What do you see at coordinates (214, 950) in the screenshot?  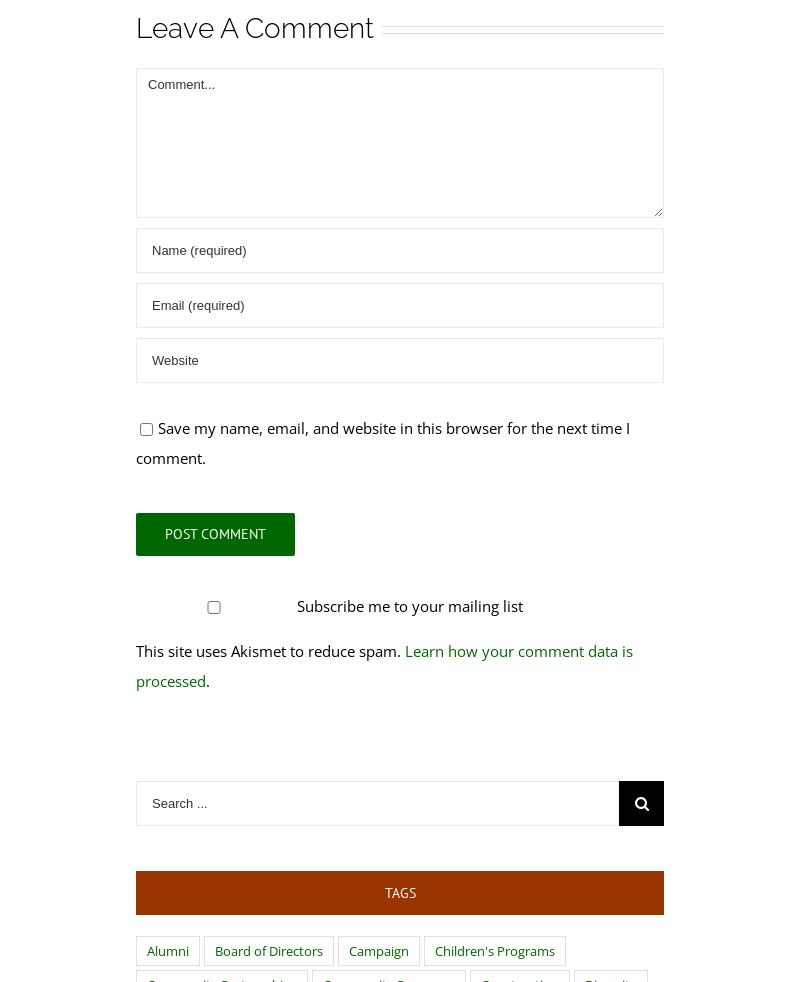 I see `'Board of Directors'` at bounding box center [214, 950].